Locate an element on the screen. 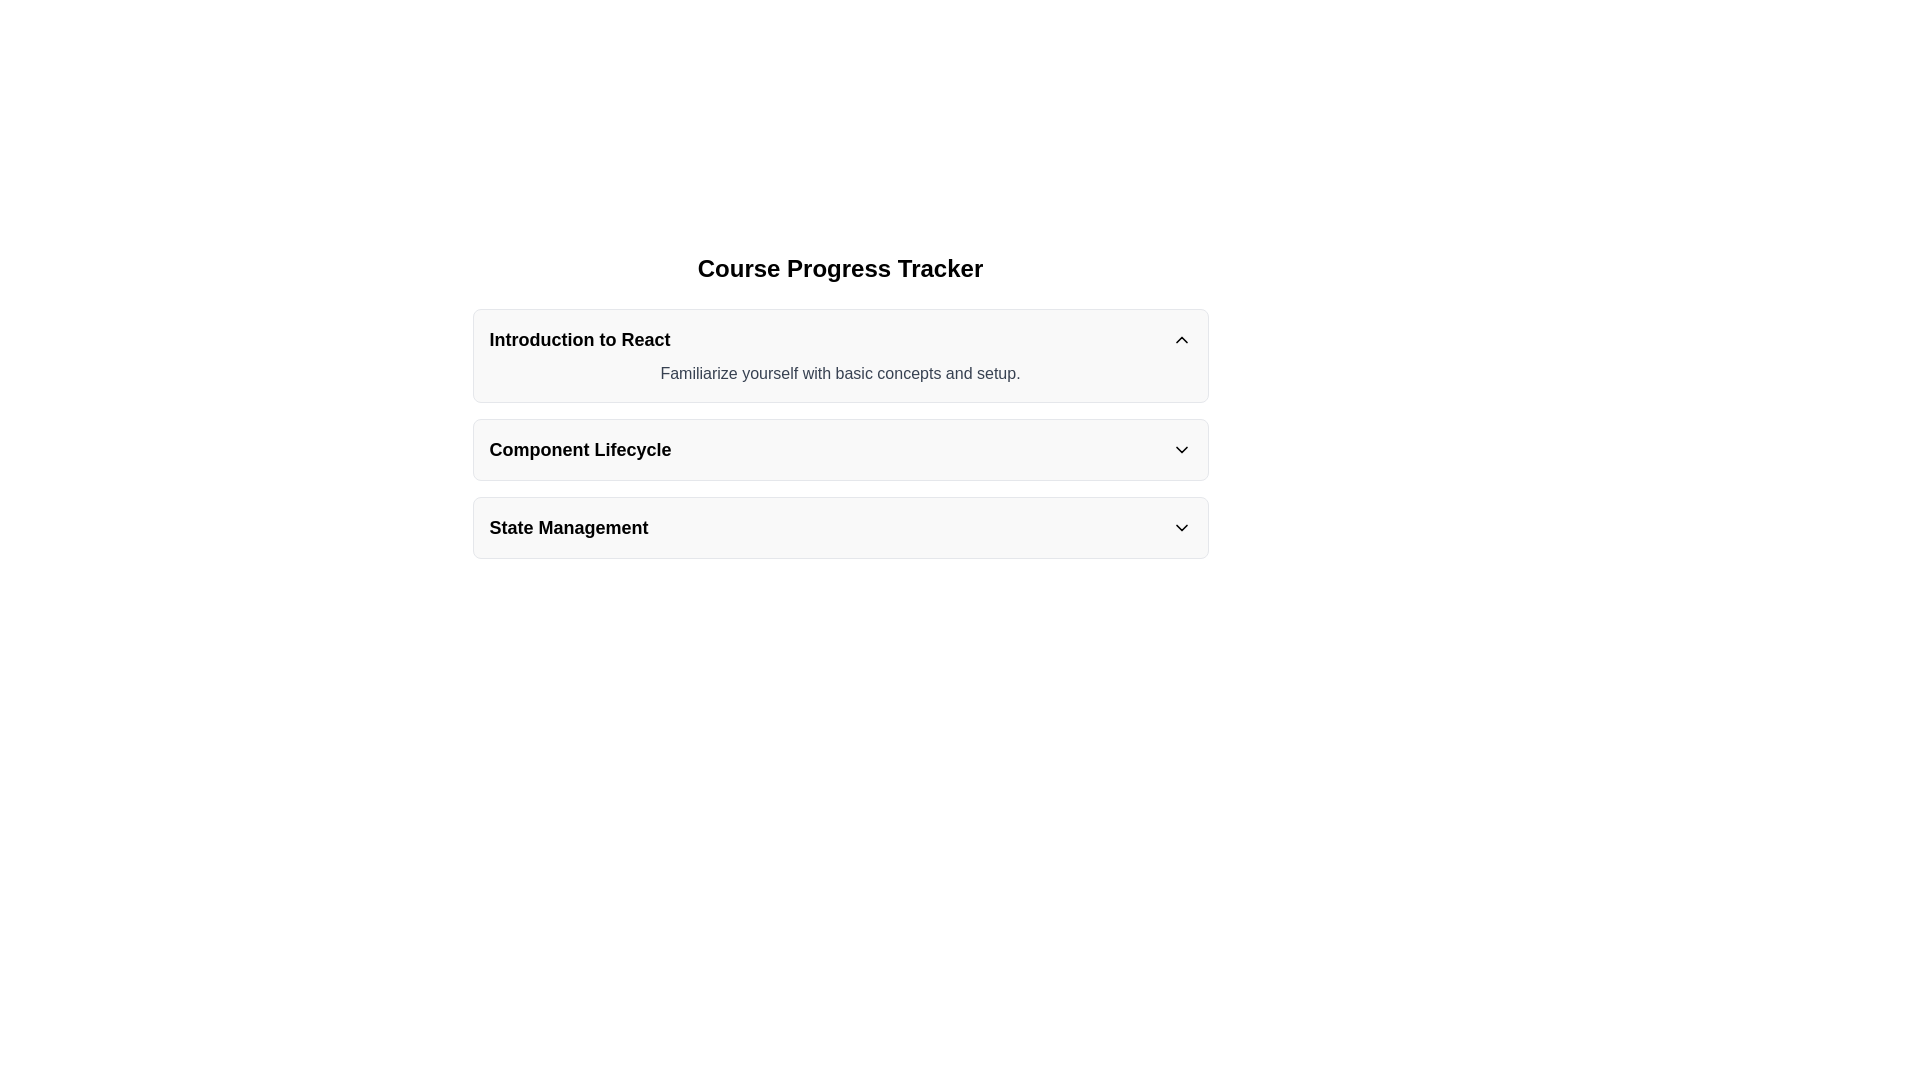  text content of the header or label for the 'Component Lifecycle' section, which is positioned below the 'Introduction to React' section and above the 'State Management' section is located at coordinates (579, 450).